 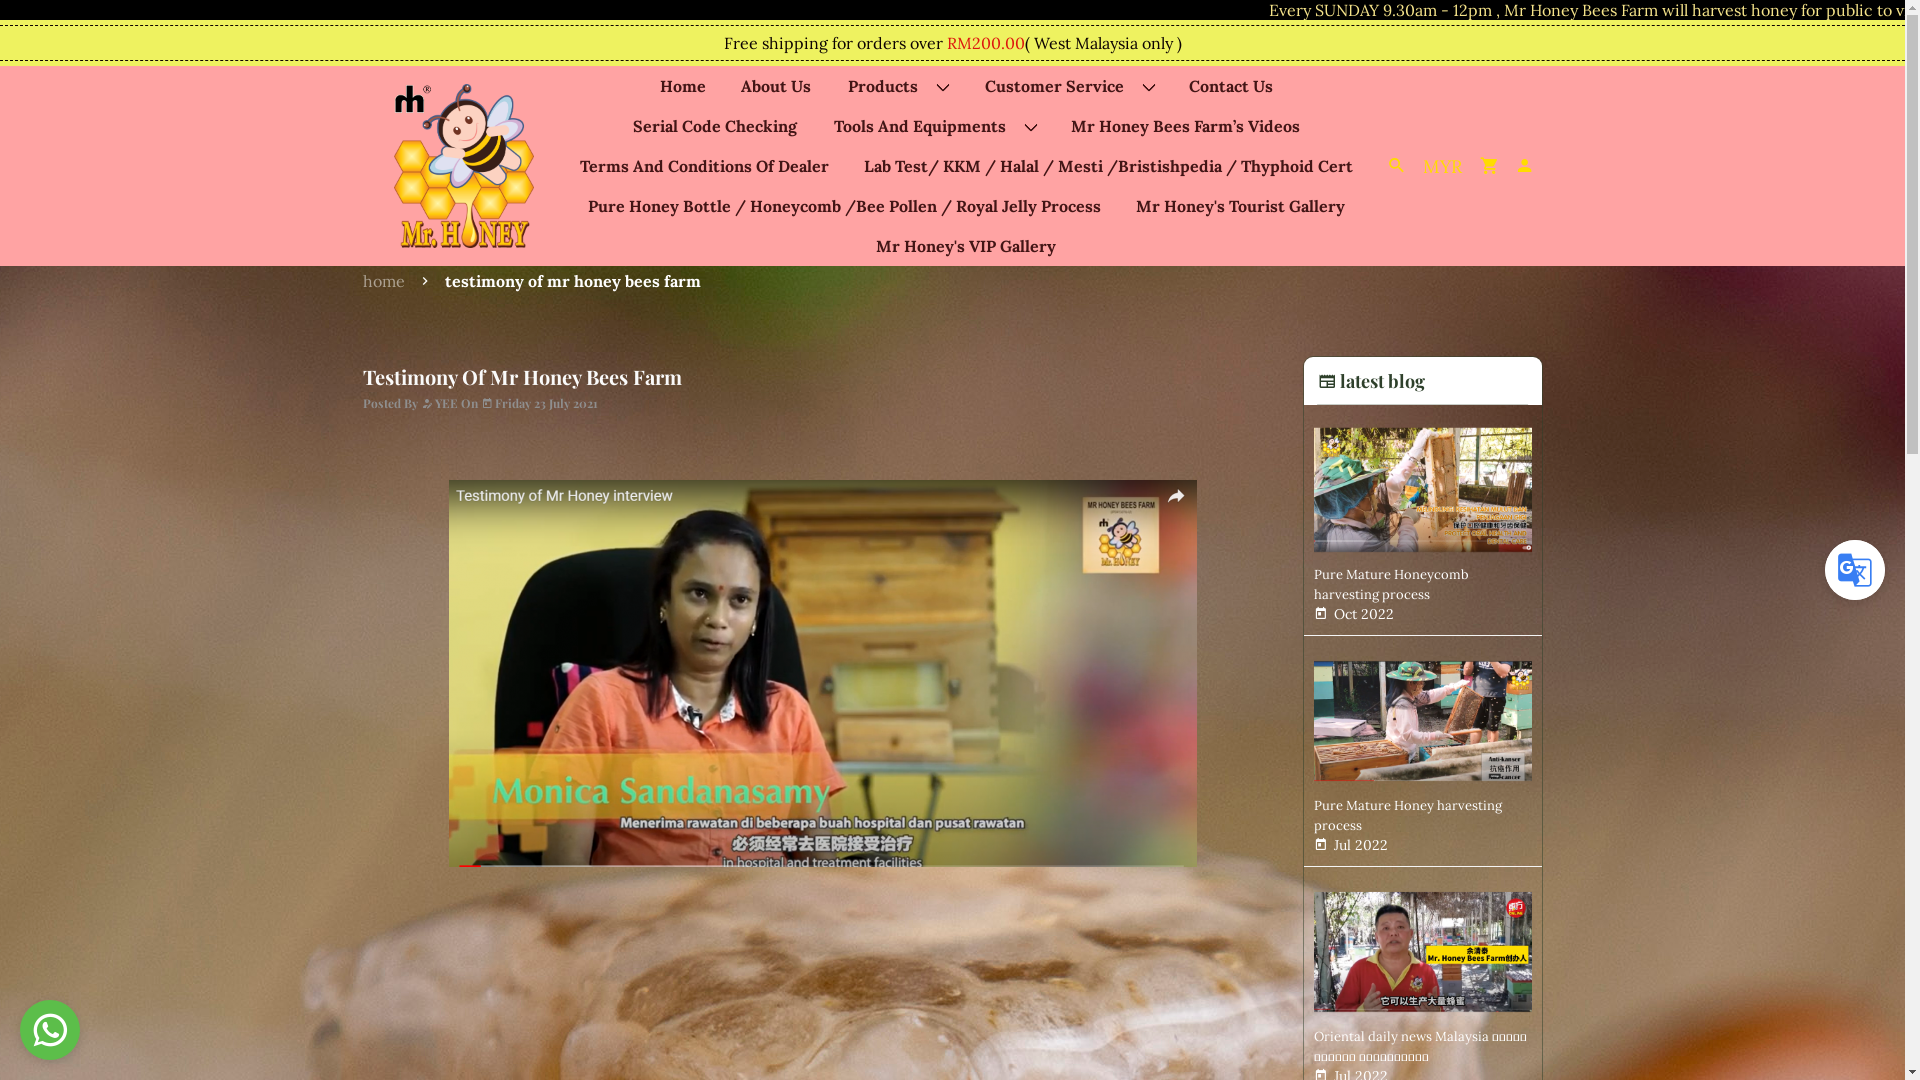 I want to click on 'Mr Honey'S VIP Gallery', so click(x=965, y=245).